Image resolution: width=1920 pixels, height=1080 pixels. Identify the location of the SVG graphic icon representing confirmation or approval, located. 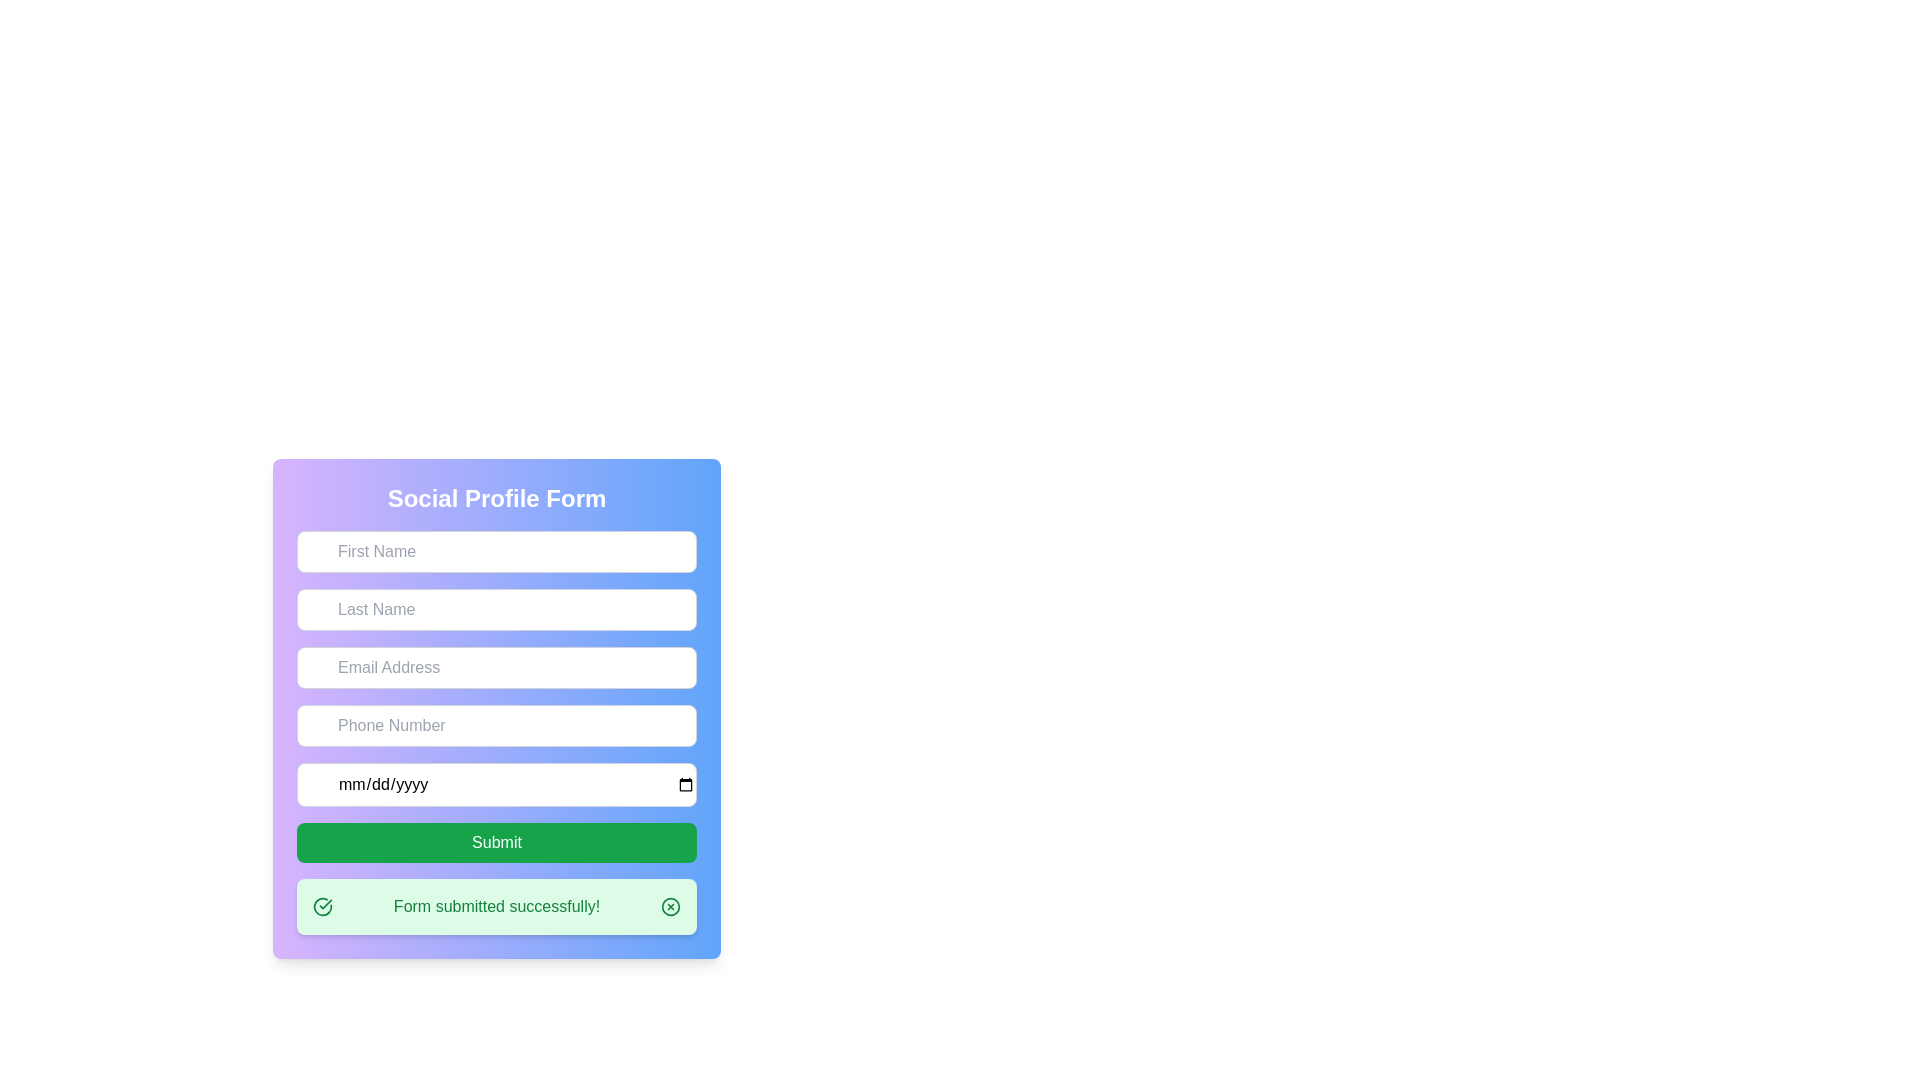
(322, 906).